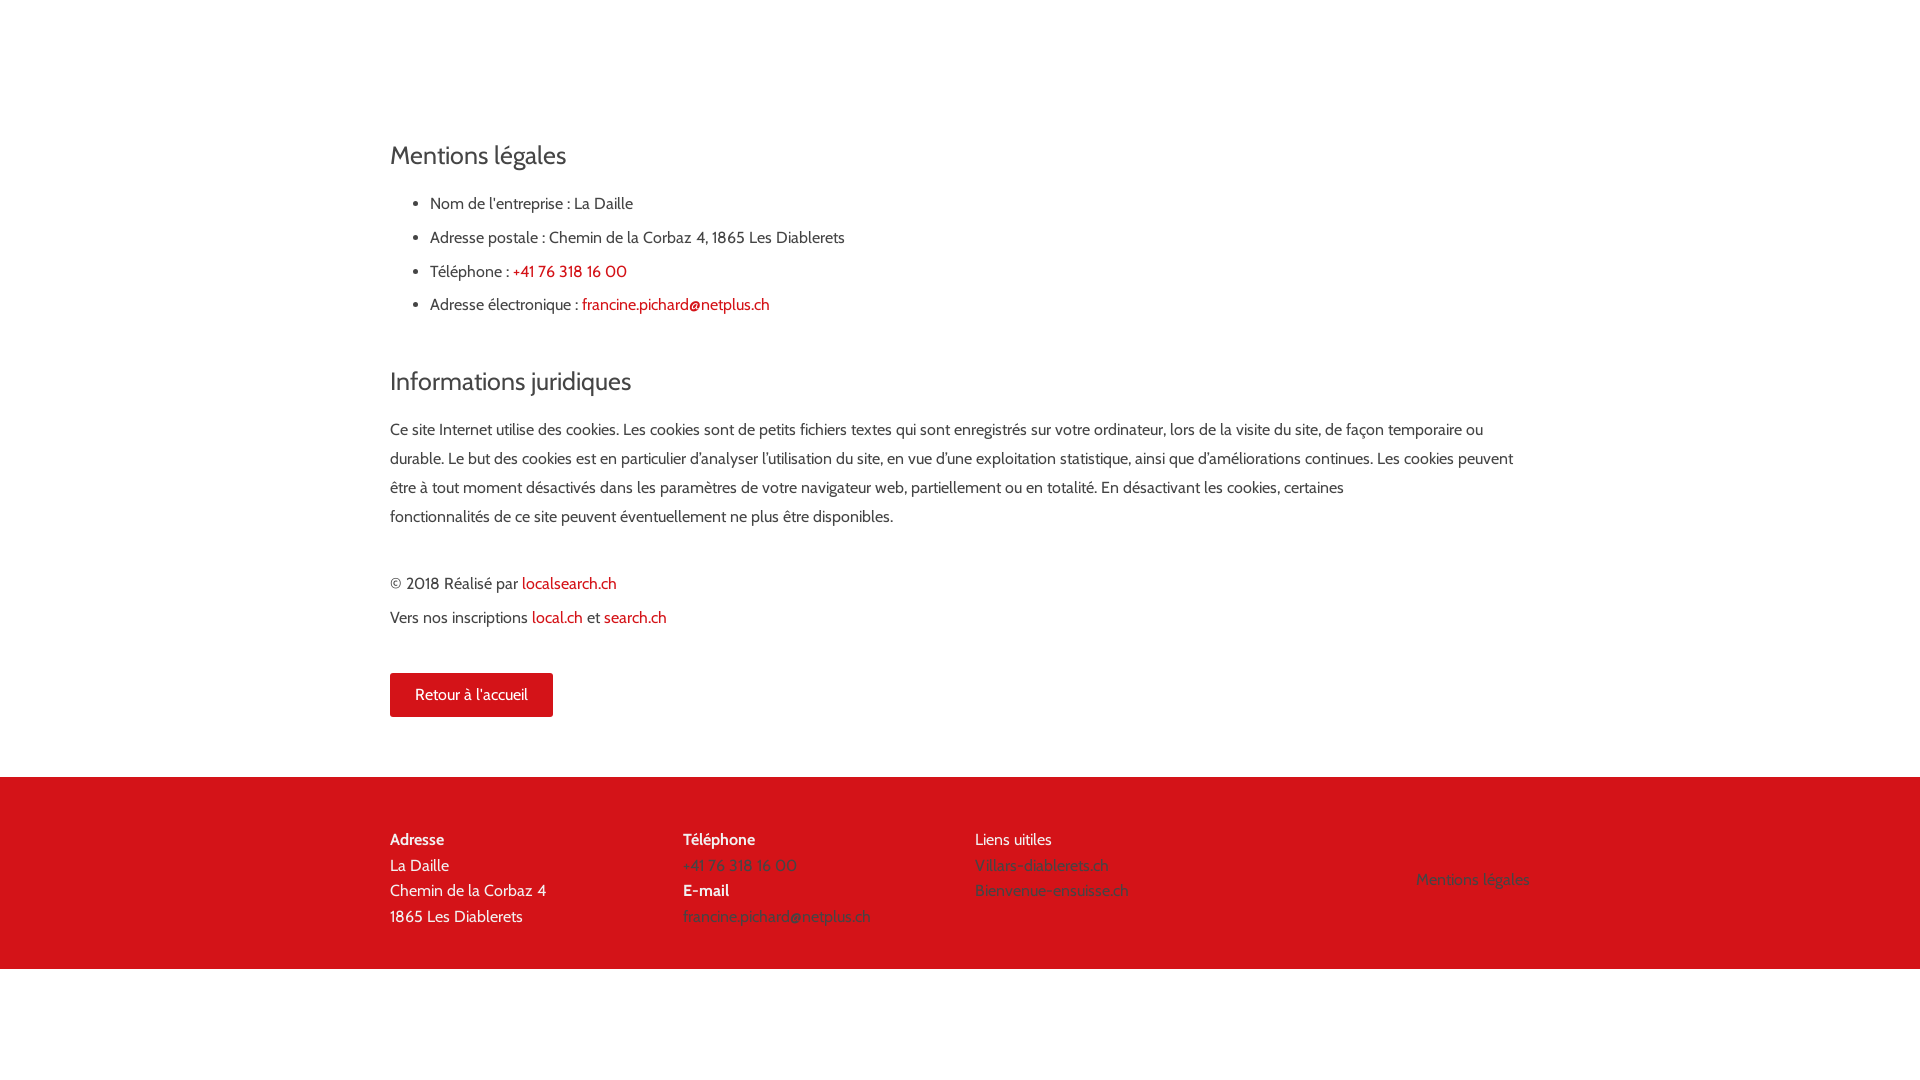 The height and width of the screenshot is (1080, 1920). Describe the element at coordinates (681, 916) in the screenshot. I see `'francine.pichard@netplus.ch'` at that location.